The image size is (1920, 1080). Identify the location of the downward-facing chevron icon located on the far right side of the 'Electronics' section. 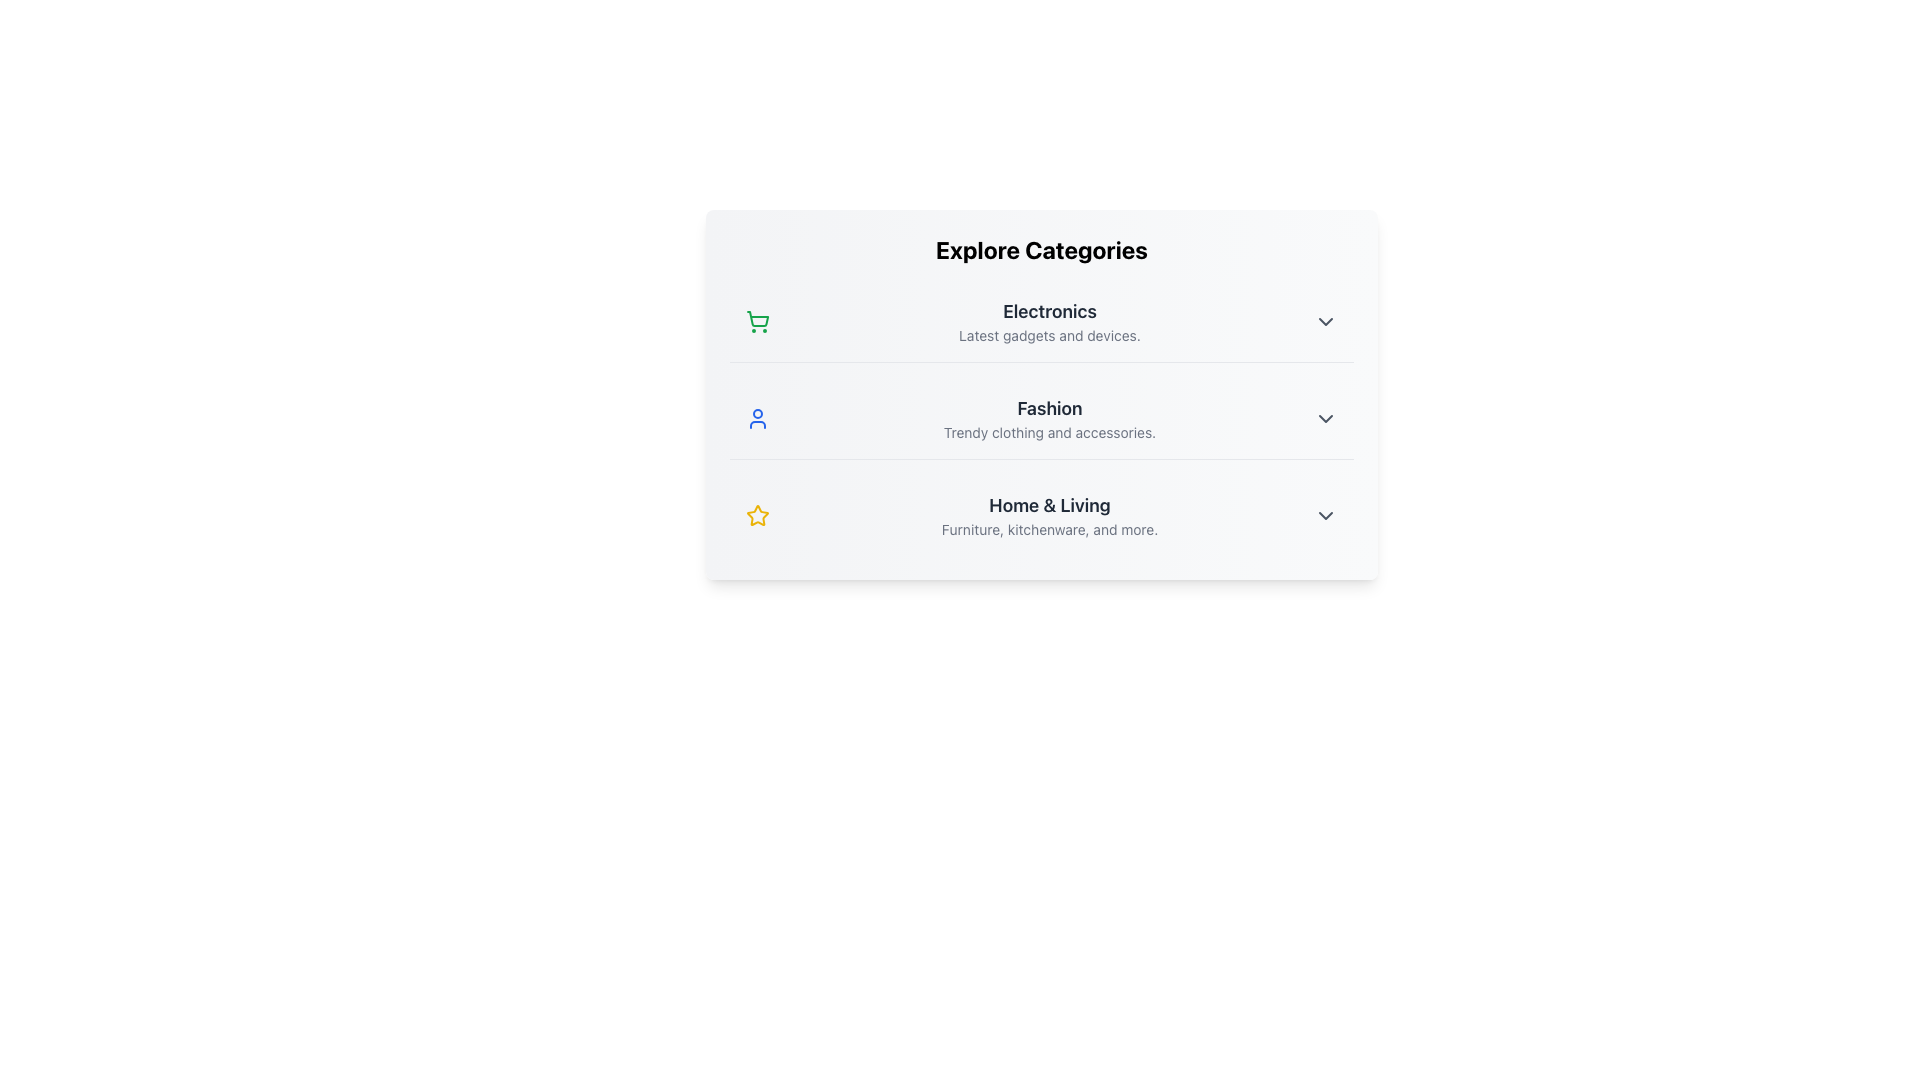
(1325, 320).